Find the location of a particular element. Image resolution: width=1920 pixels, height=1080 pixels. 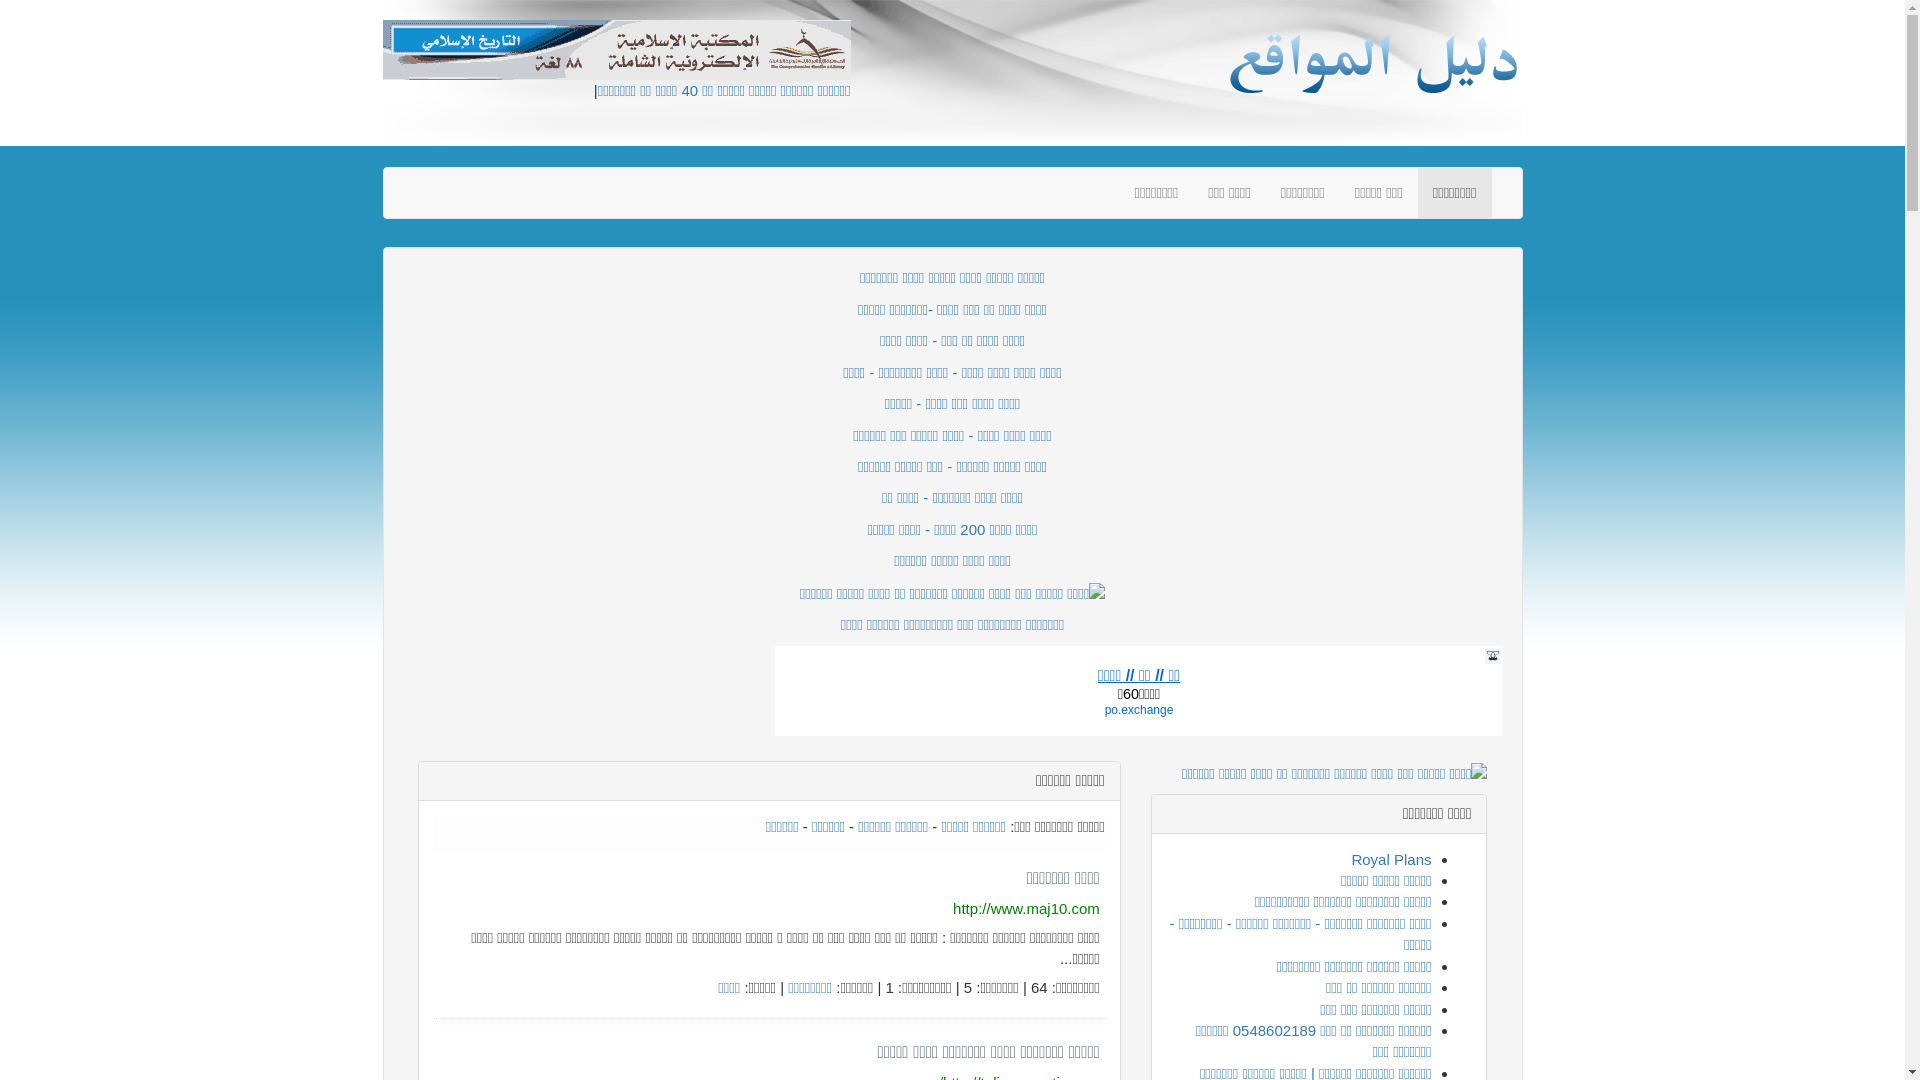

'http://www.maj10.com' is located at coordinates (1026, 908).